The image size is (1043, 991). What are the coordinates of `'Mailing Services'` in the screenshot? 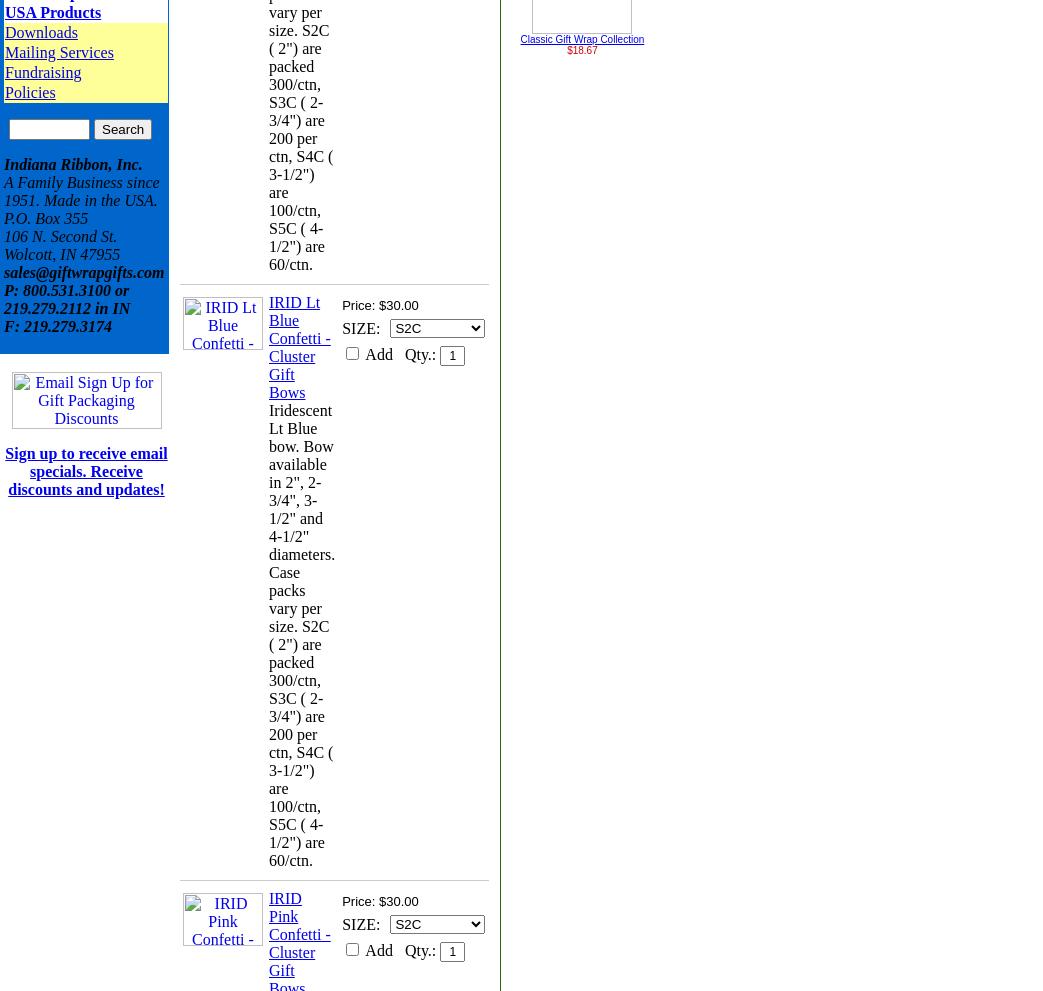 It's located at (4, 52).